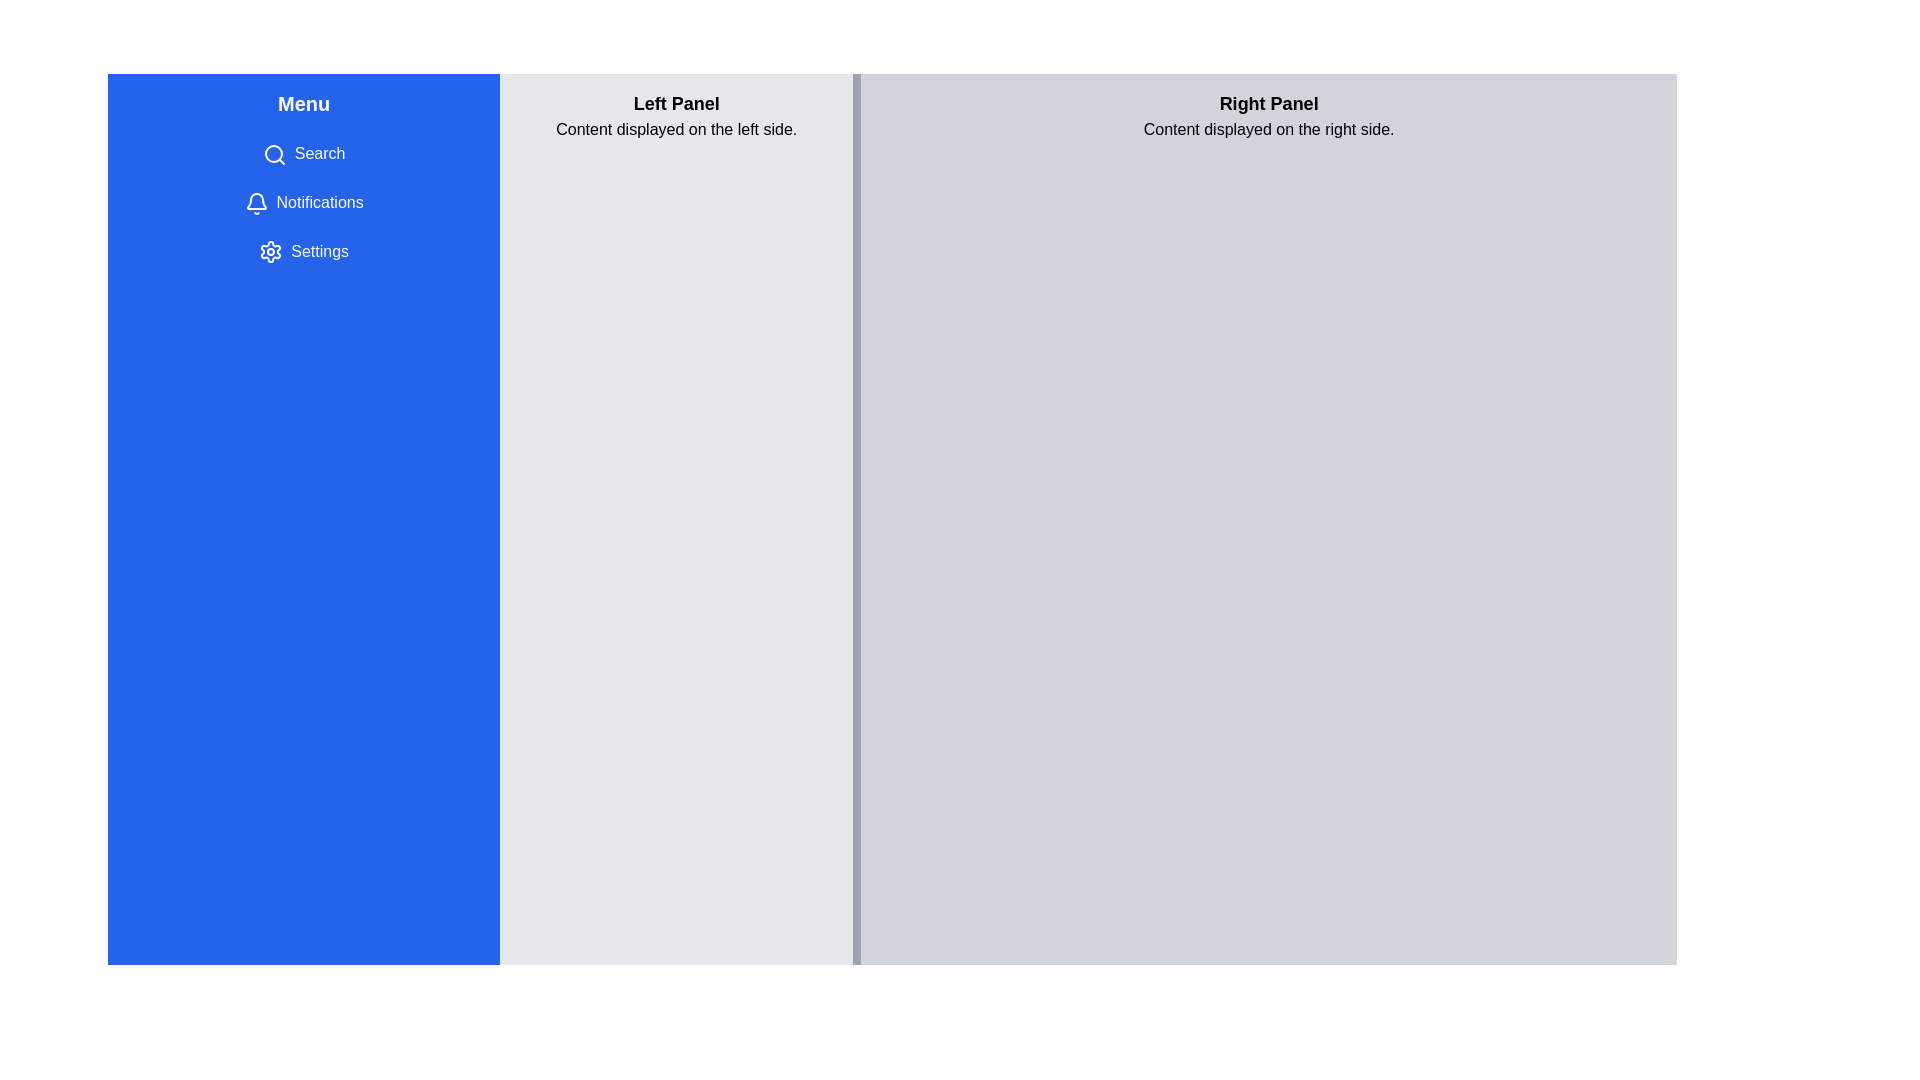  What do you see at coordinates (303, 203) in the screenshot?
I see `the 'Notifications' button, which is styled with a blue background and rounded edges, located below the 'Search' option and above the 'Settings' option in the vertical menu` at bounding box center [303, 203].